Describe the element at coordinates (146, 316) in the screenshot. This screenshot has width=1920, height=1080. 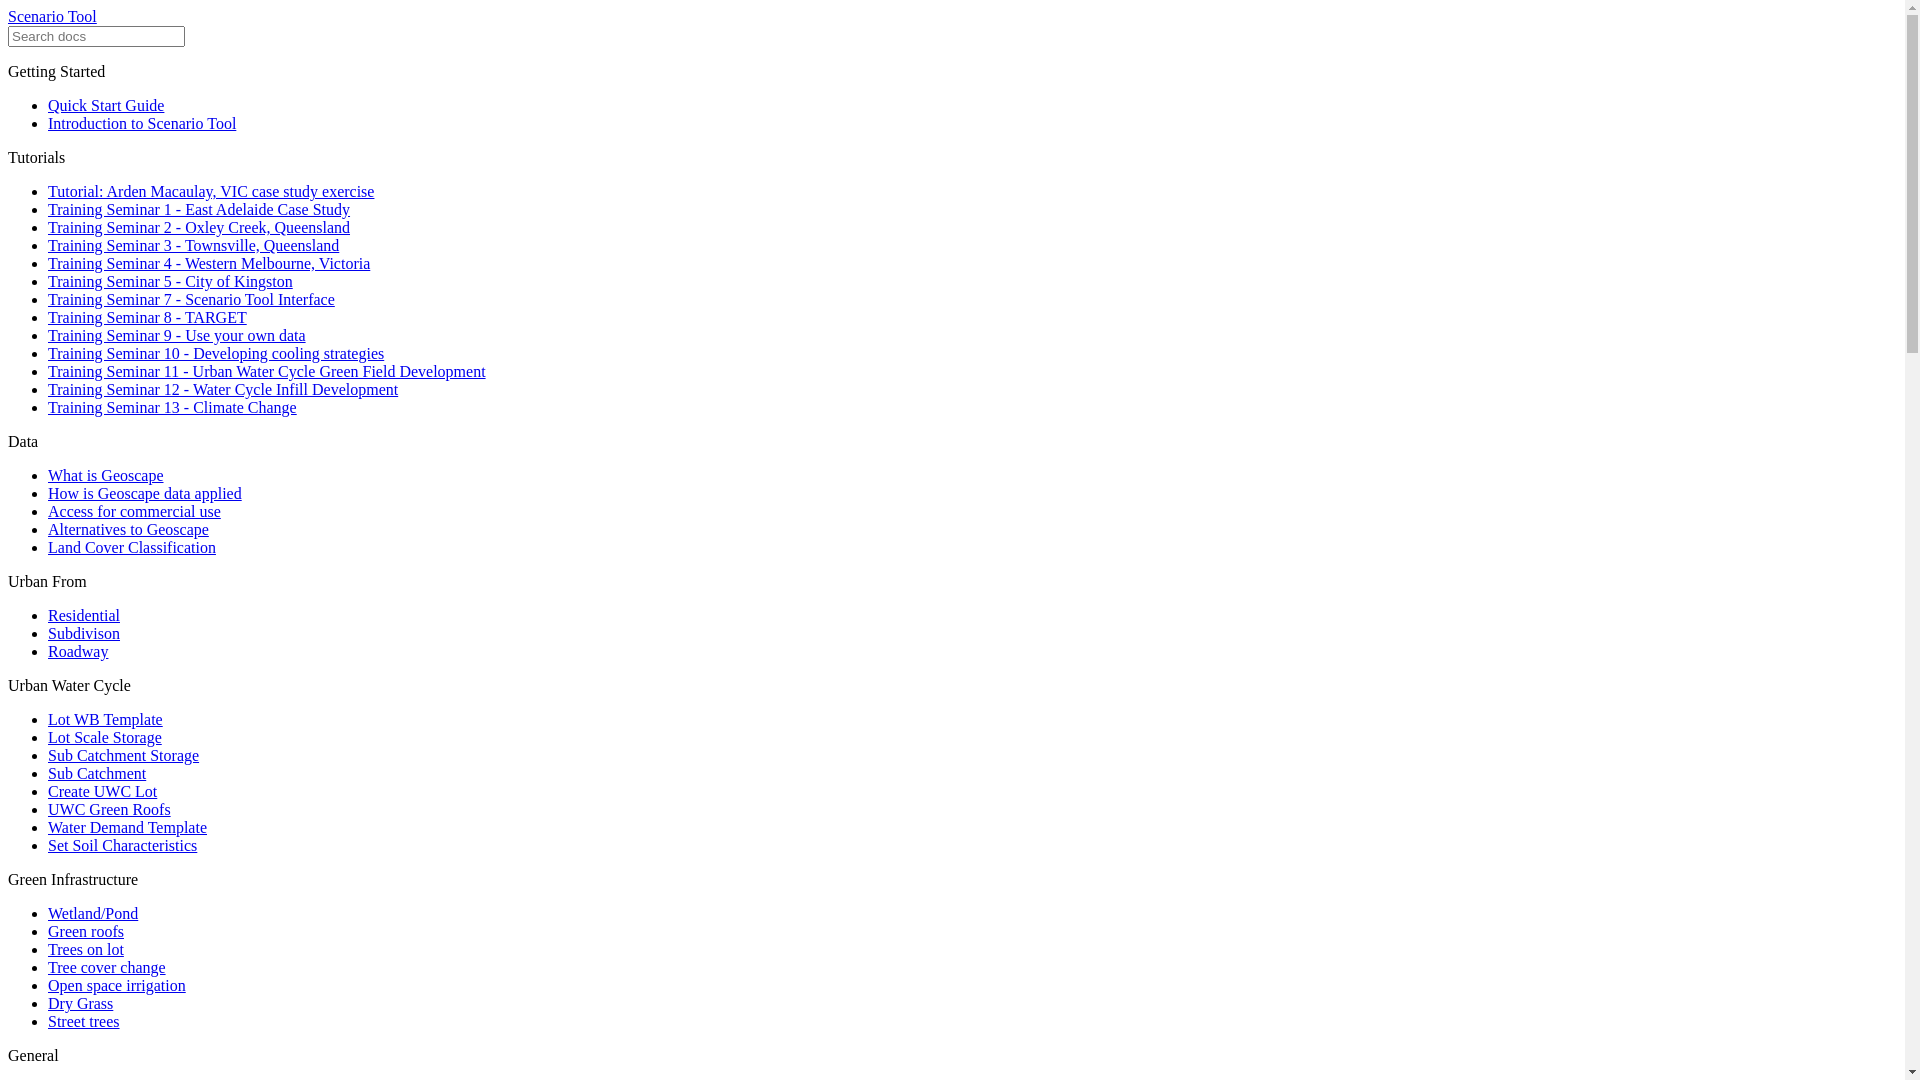
I see `'Training Seminar 8 - TARGET'` at that location.